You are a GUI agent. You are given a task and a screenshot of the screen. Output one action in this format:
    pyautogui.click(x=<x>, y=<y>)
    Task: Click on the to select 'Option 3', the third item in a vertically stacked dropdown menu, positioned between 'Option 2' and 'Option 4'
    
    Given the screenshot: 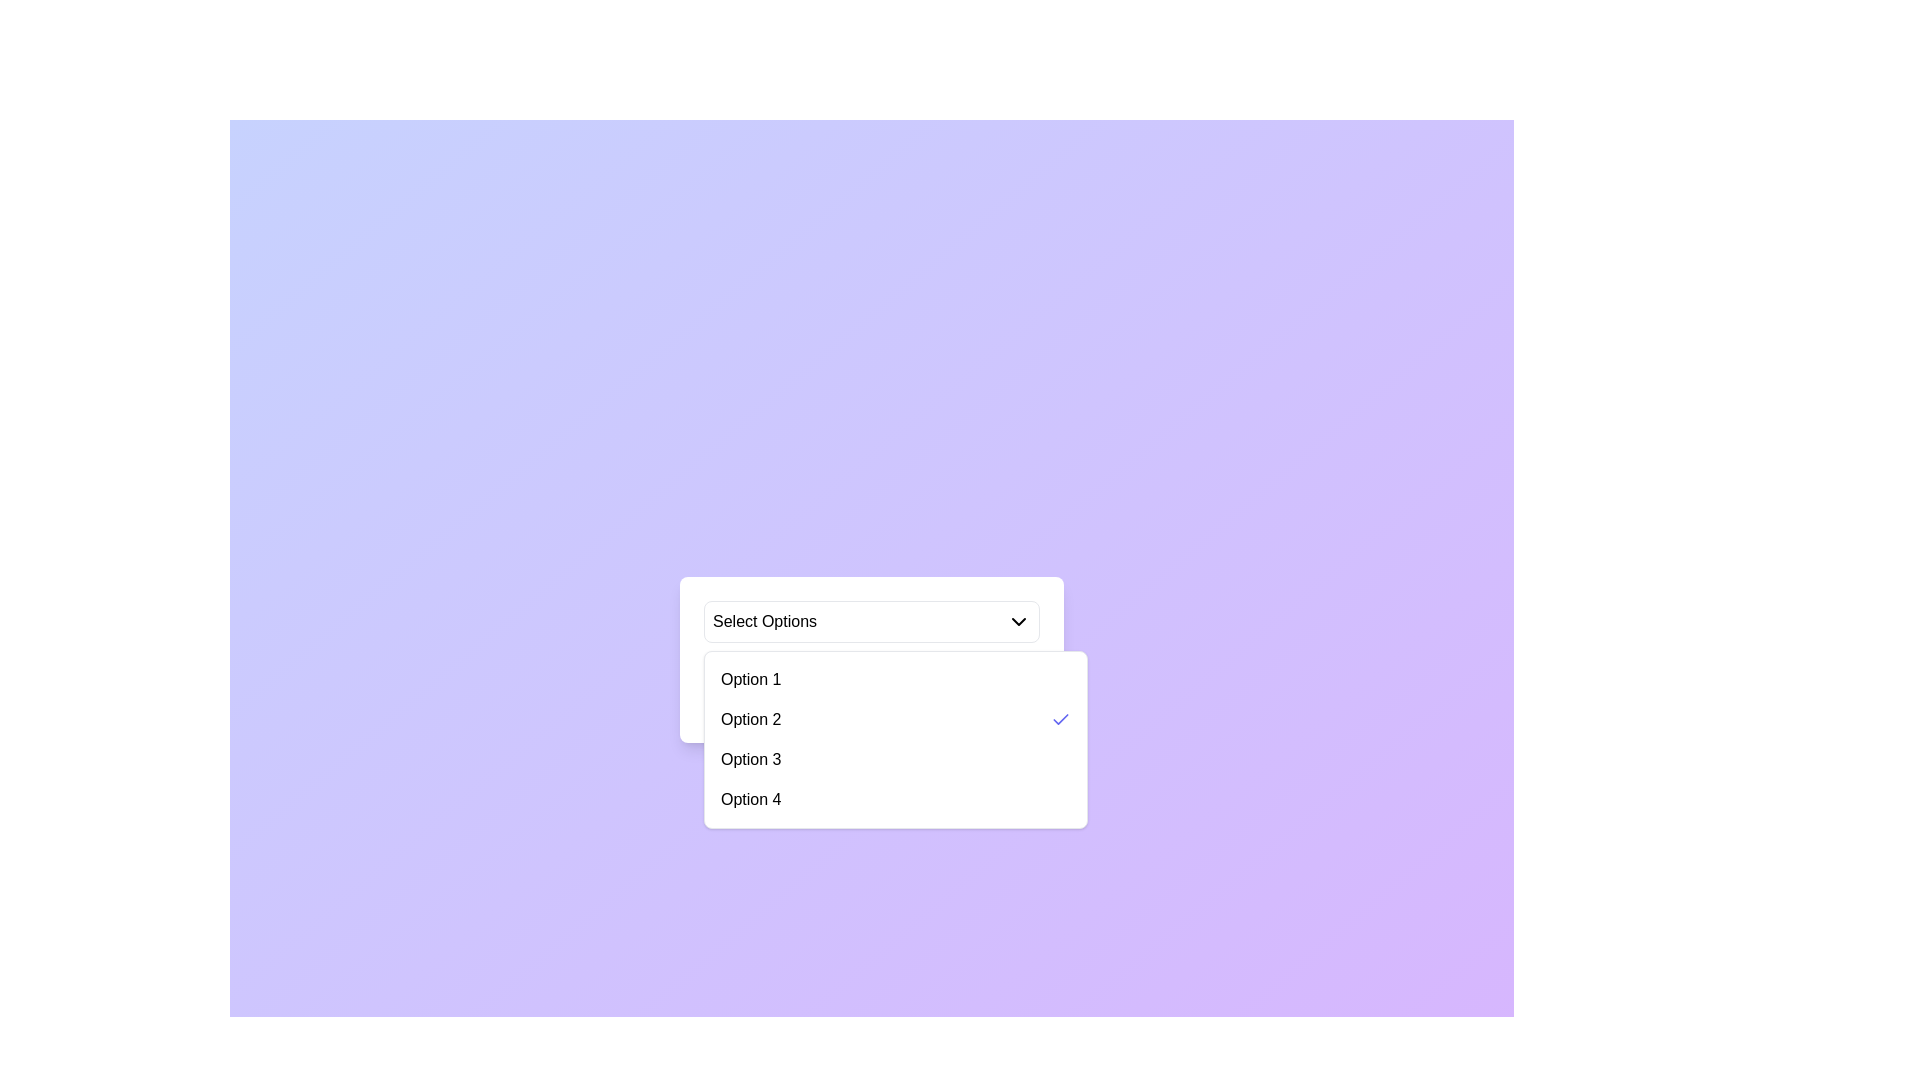 What is the action you would take?
    pyautogui.click(x=895, y=759)
    